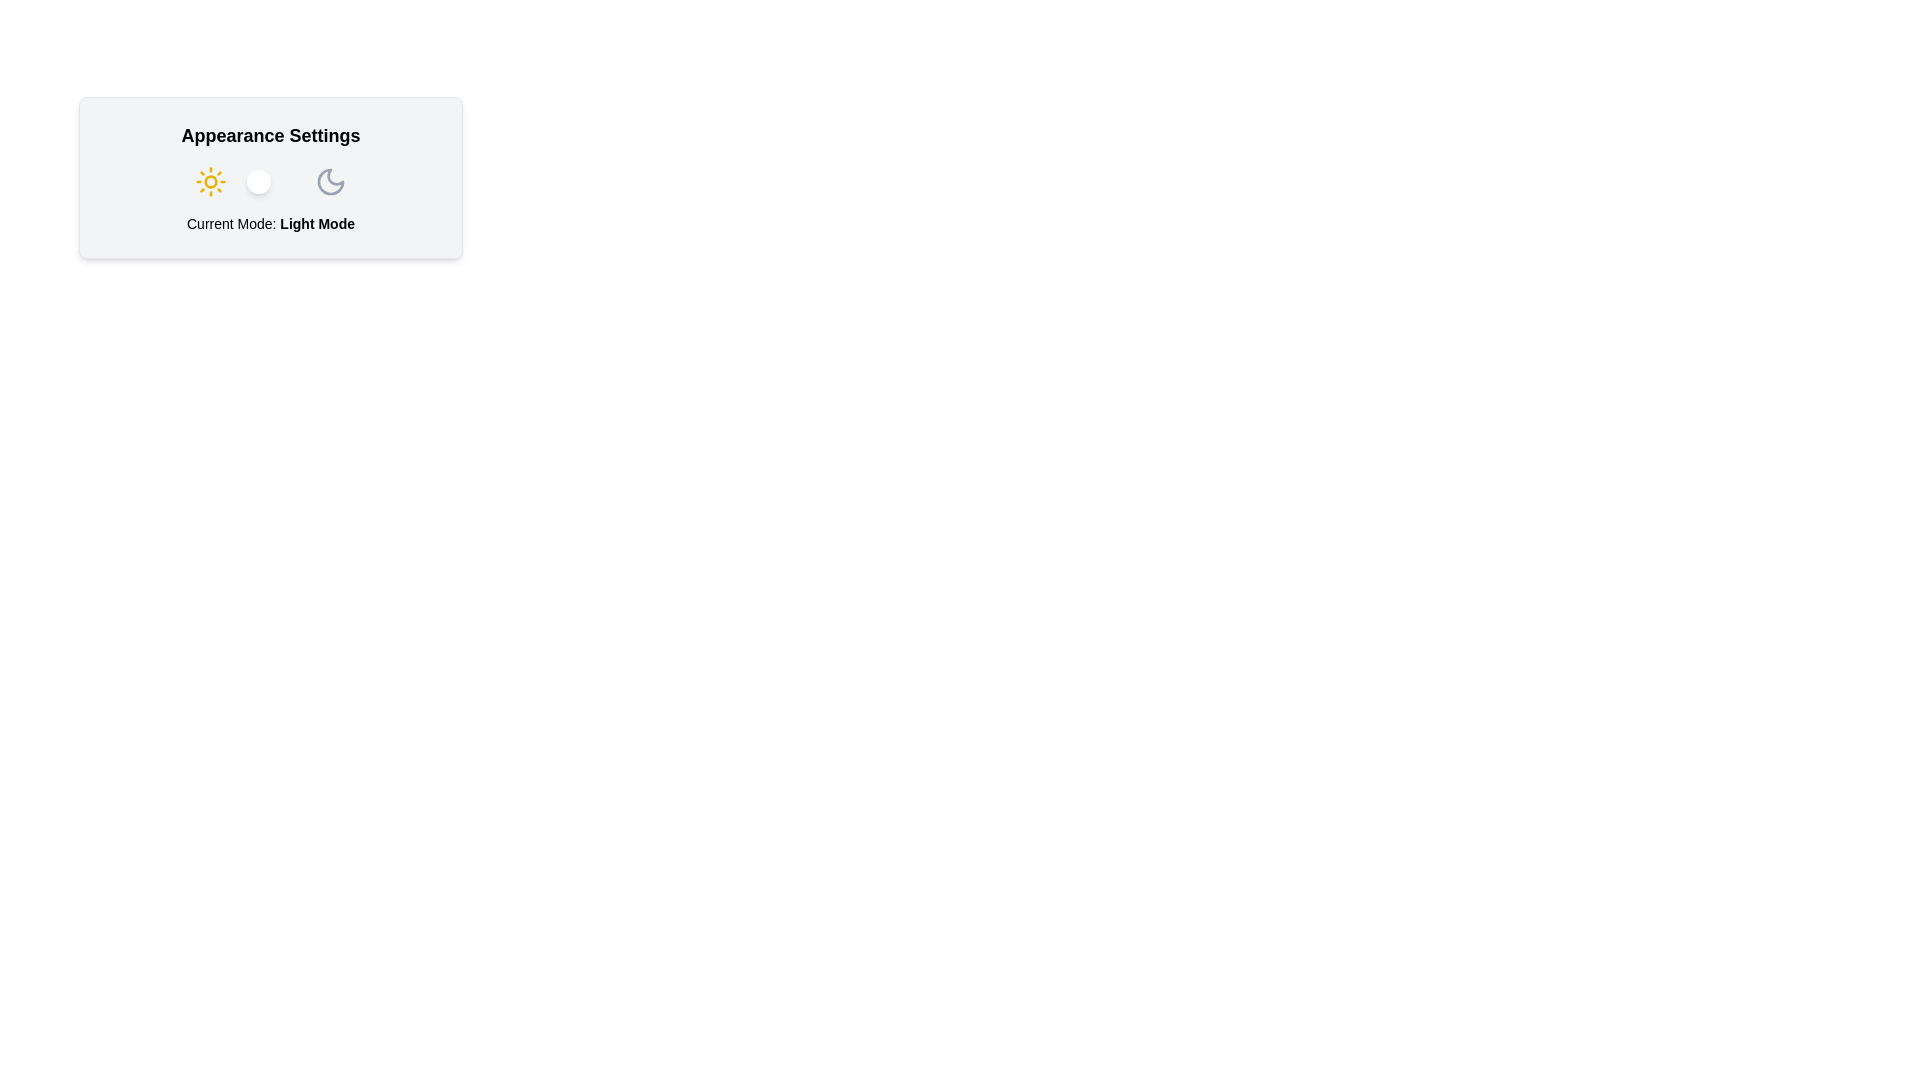 This screenshot has width=1920, height=1080. Describe the element at coordinates (269, 223) in the screenshot. I see `the text label displaying 'Current Mode: Light Mode', which is styled in bold and located within the 'Appearance Settings' box` at that location.